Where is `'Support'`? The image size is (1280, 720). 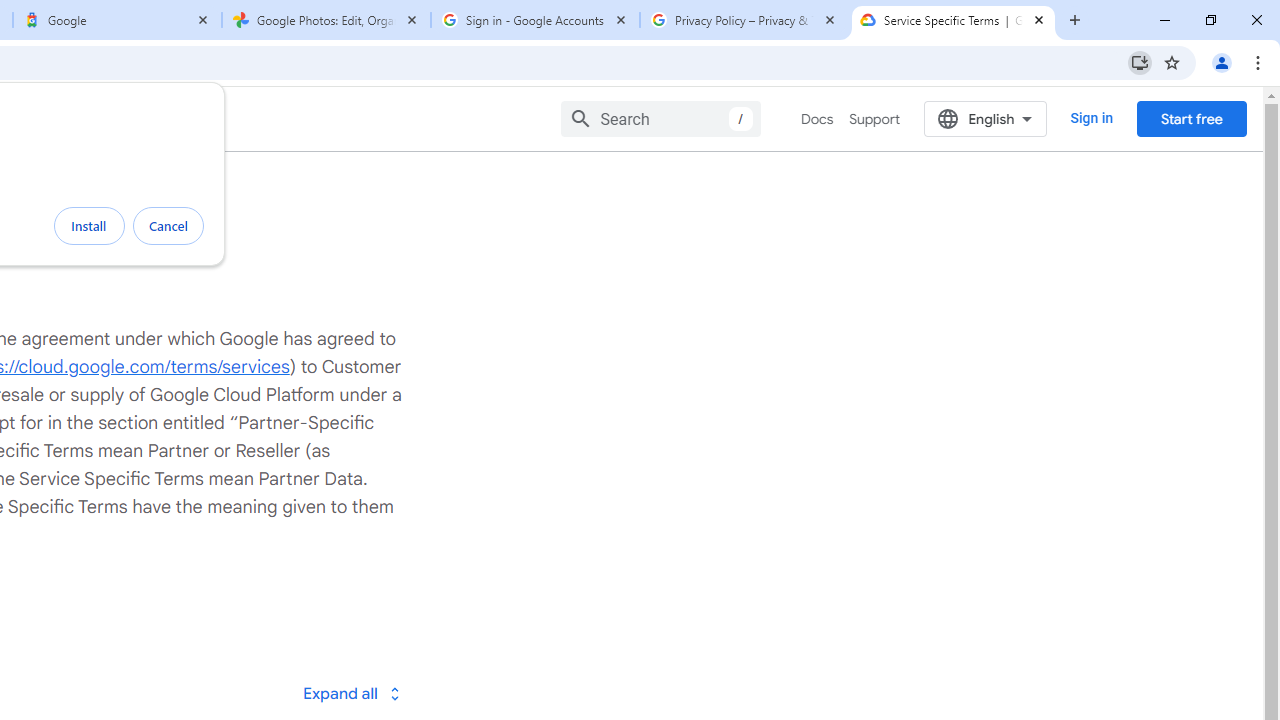
'Support' is located at coordinates (874, 119).